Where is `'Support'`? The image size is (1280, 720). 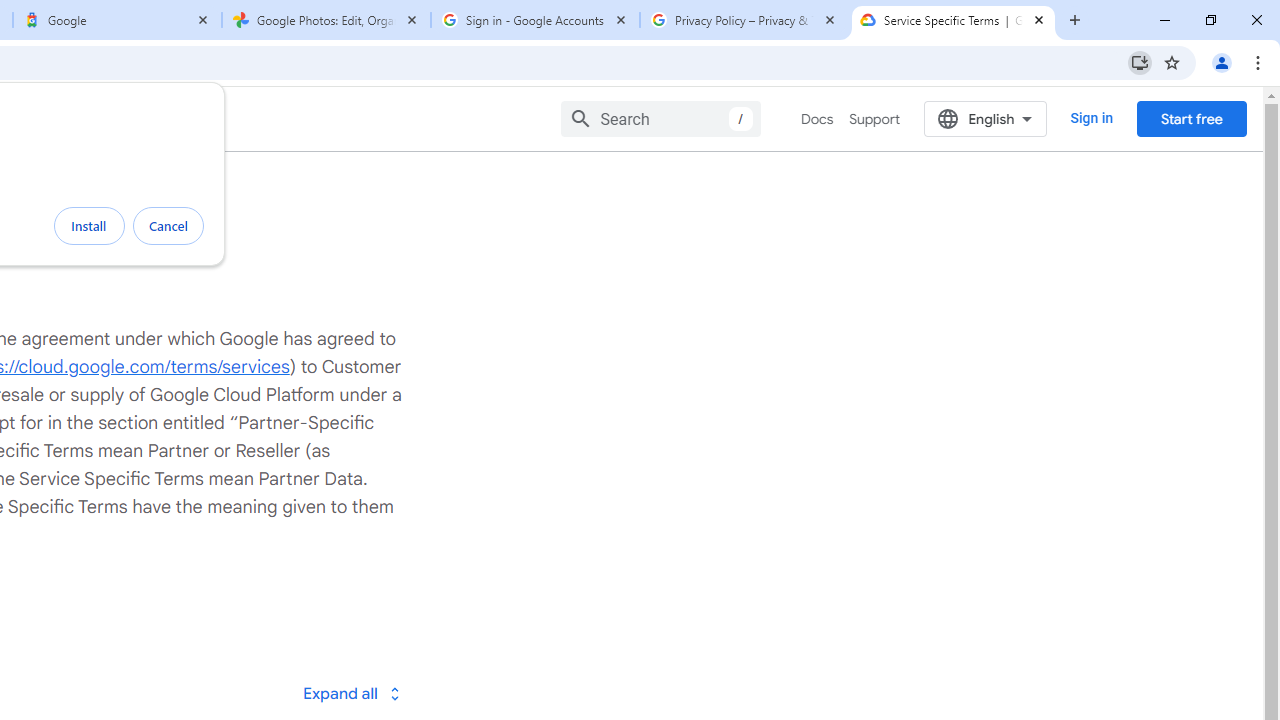
'Support' is located at coordinates (874, 119).